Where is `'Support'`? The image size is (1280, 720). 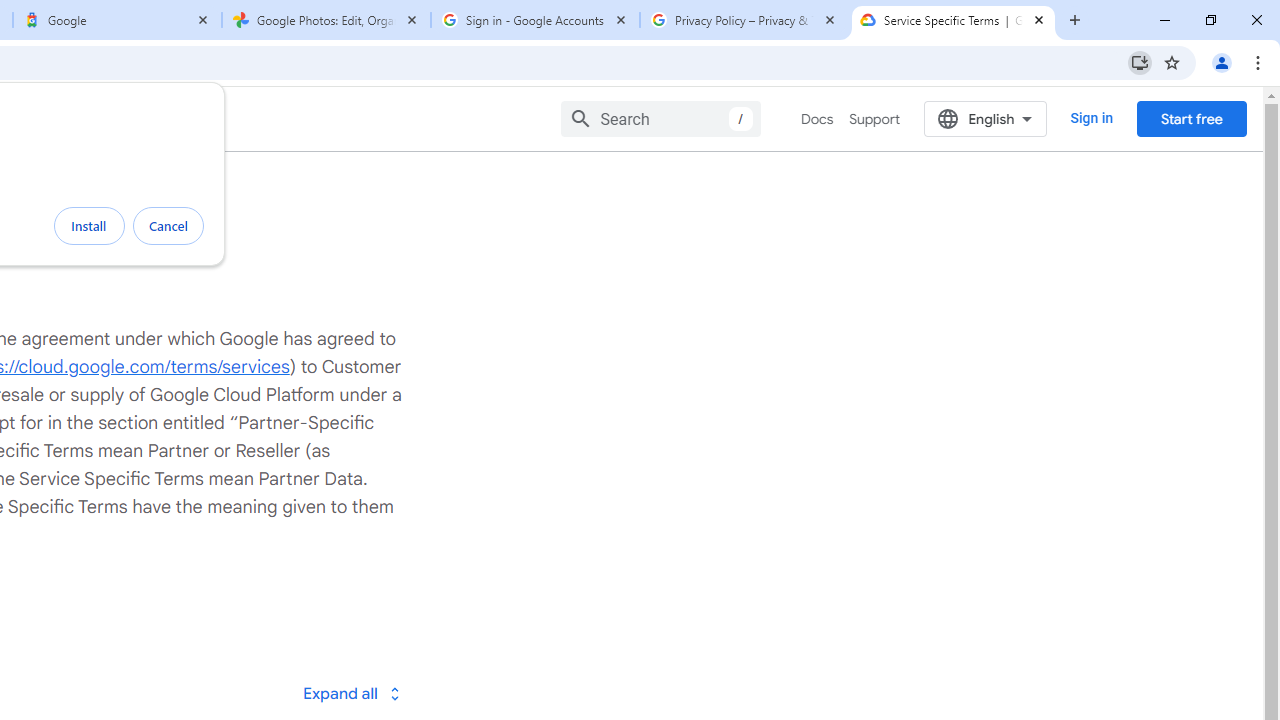
'Support' is located at coordinates (874, 119).